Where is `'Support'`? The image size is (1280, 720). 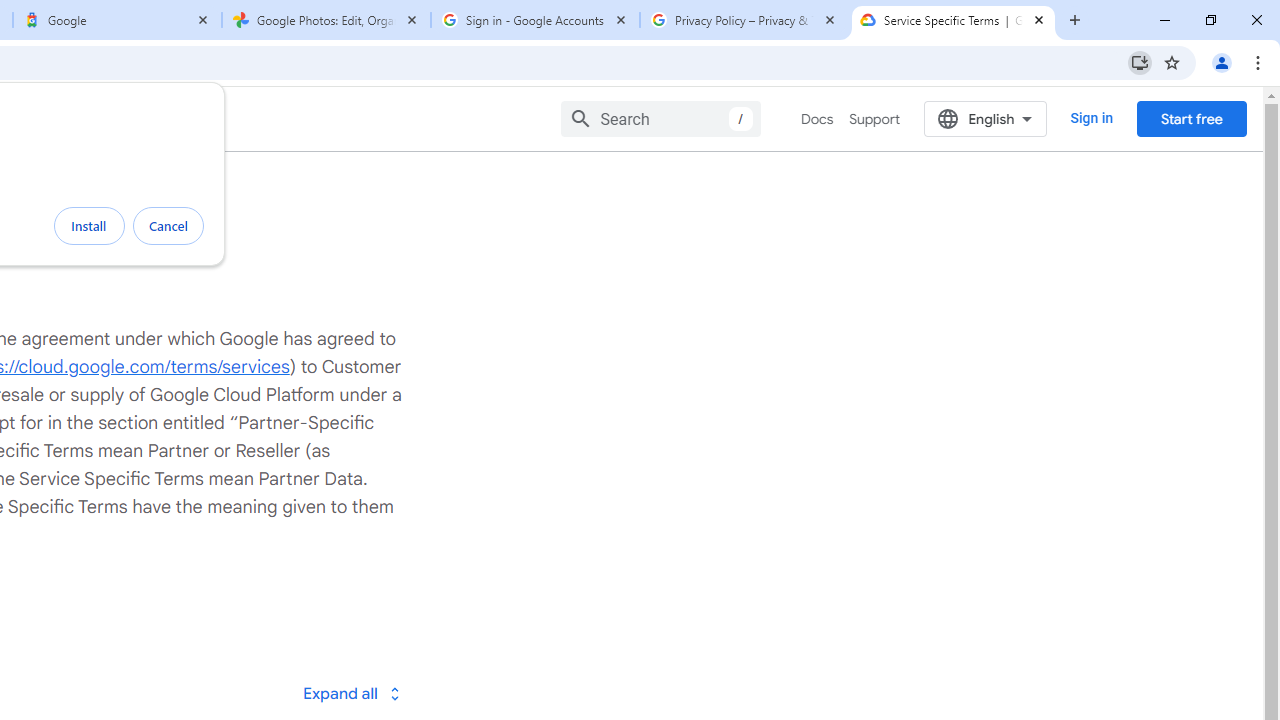
'Support' is located at coordinates (874, 119).